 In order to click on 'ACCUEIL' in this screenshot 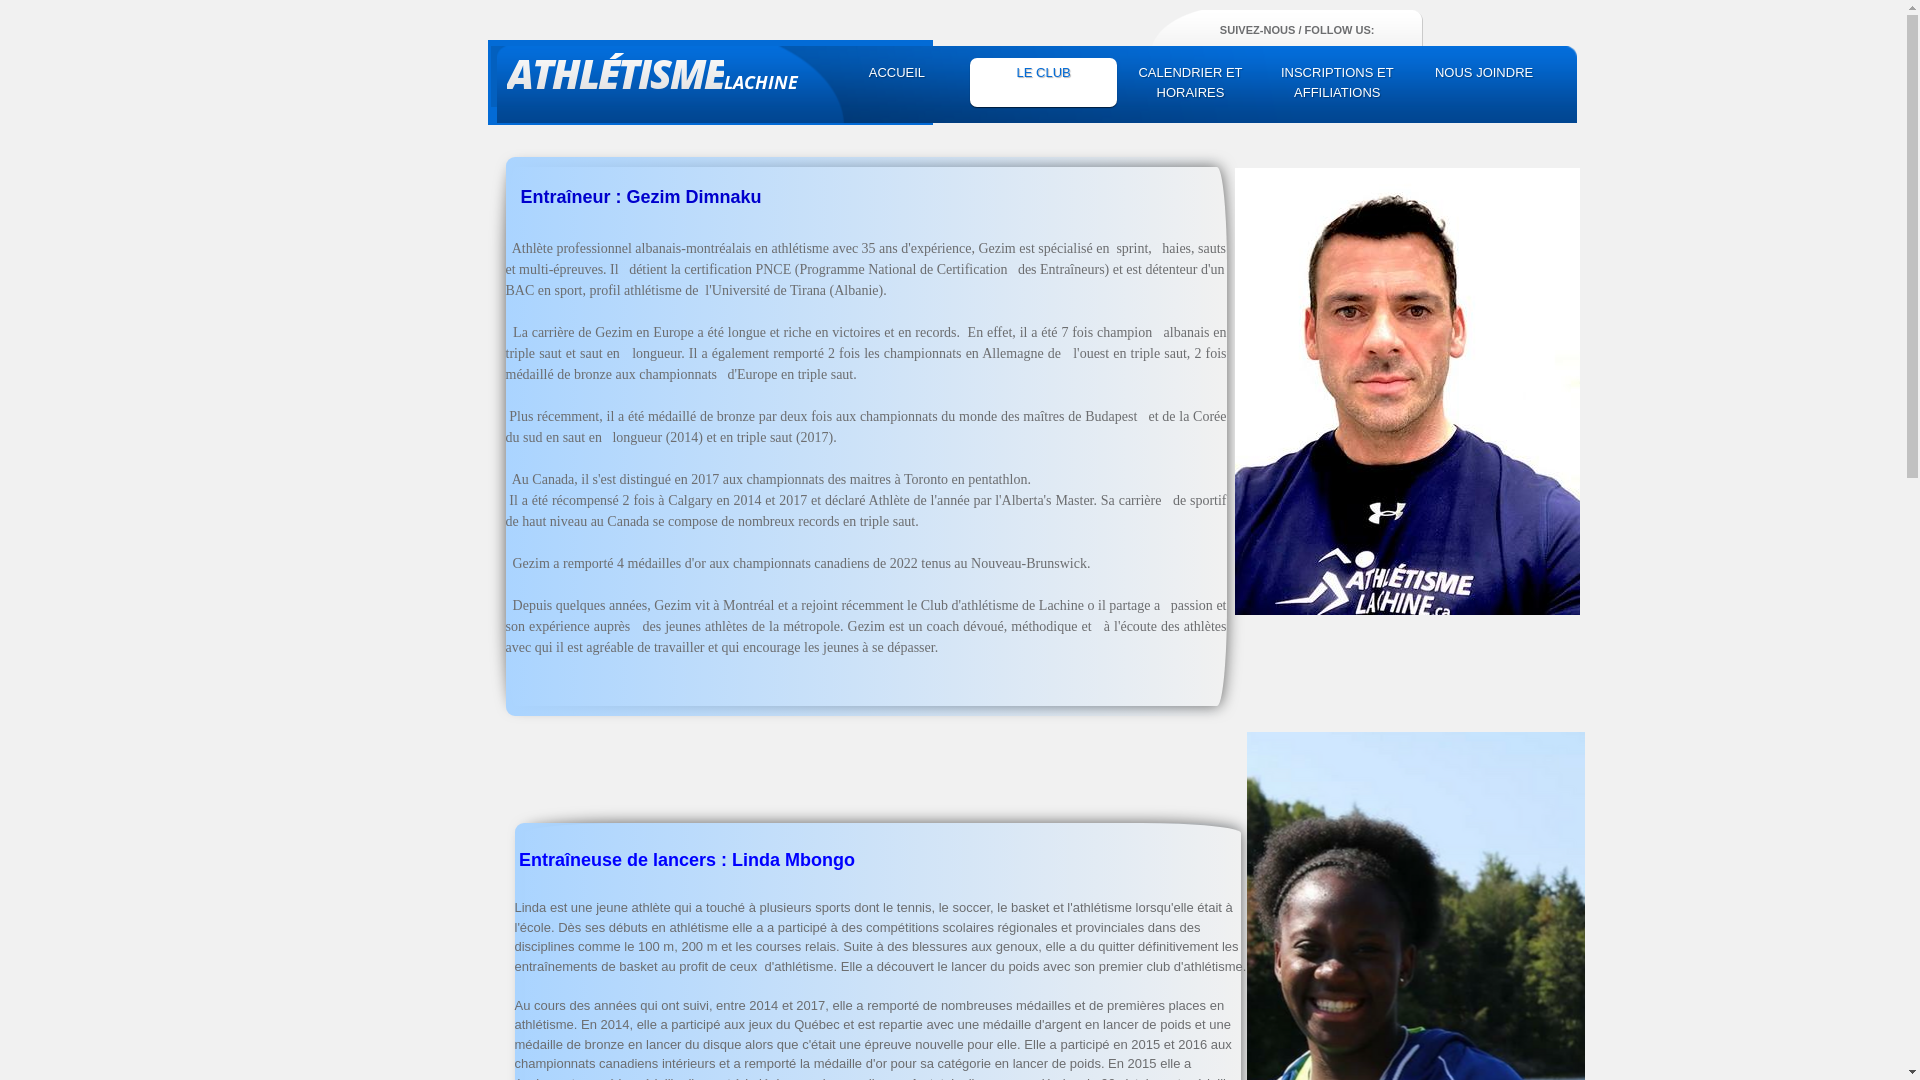, I will do `click(896, 72)`.